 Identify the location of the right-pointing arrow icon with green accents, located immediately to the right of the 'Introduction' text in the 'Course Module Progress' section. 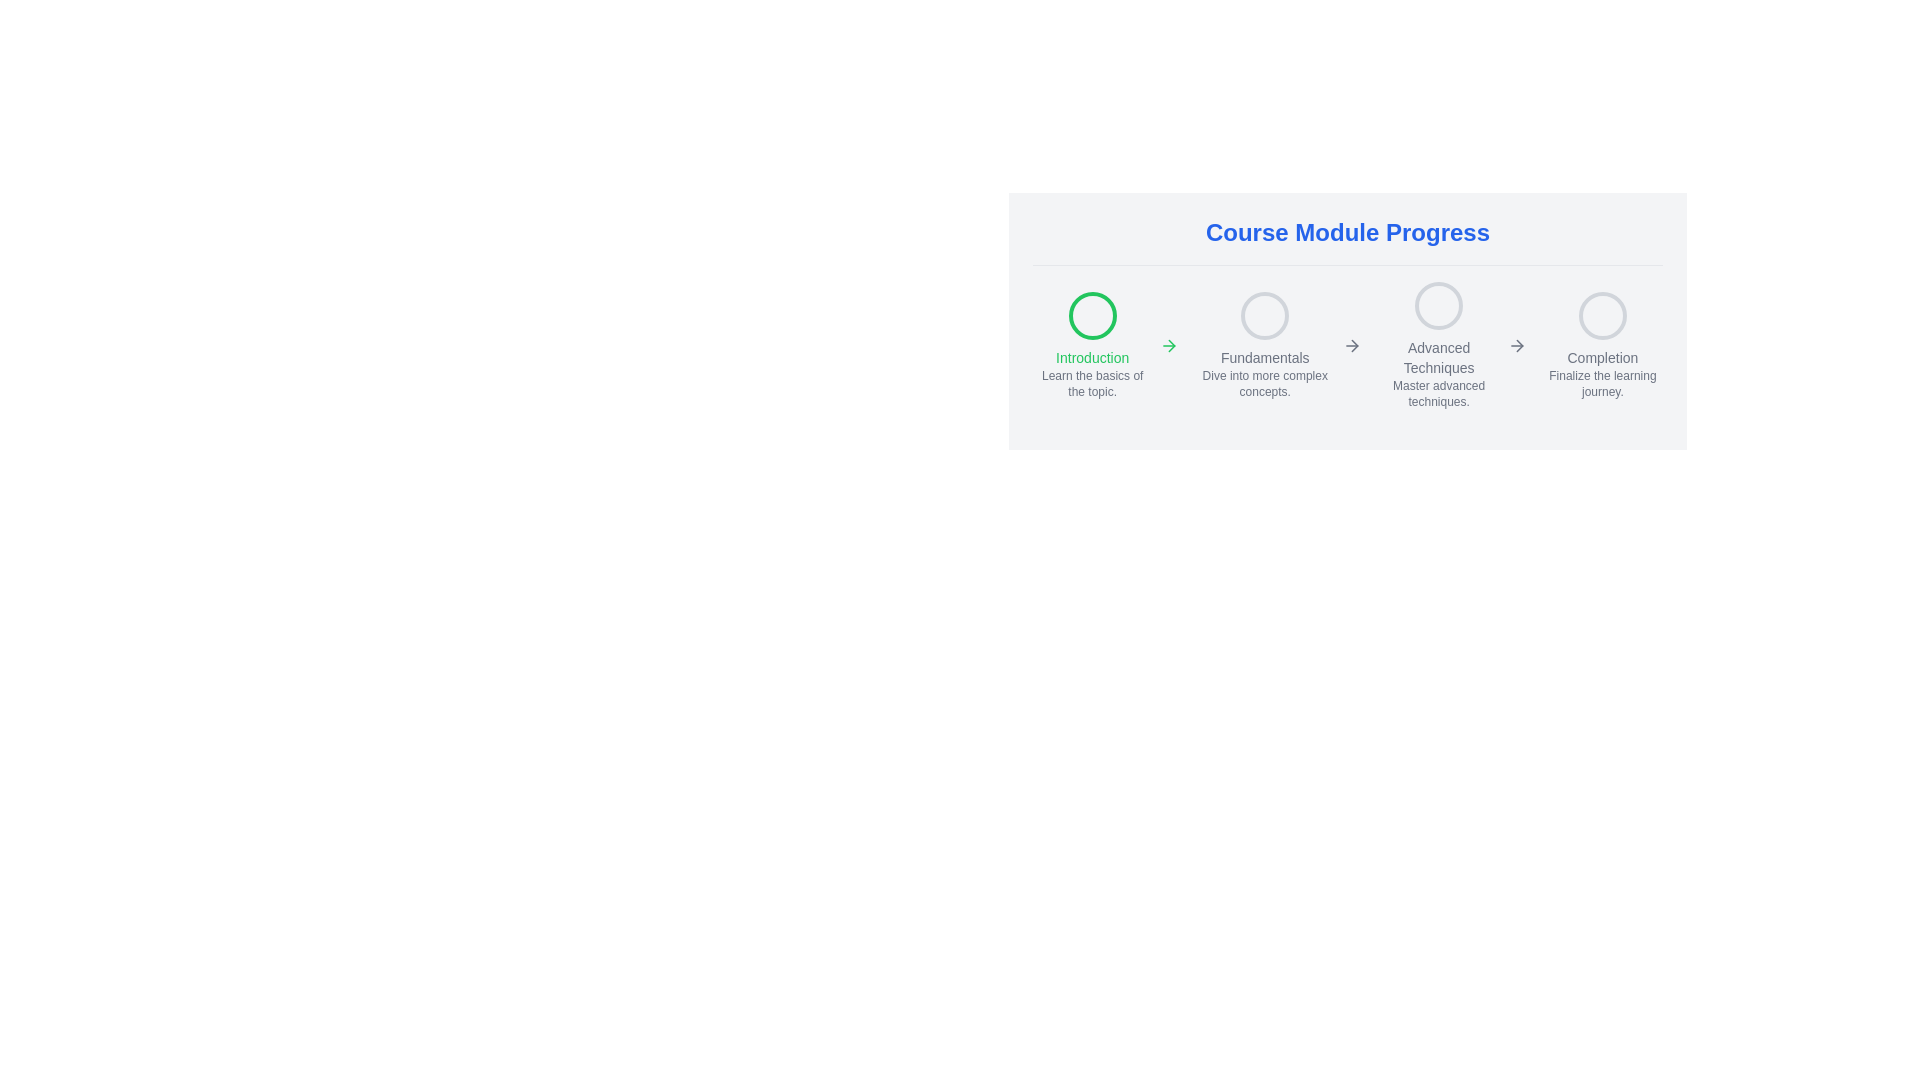
(1169, 345).